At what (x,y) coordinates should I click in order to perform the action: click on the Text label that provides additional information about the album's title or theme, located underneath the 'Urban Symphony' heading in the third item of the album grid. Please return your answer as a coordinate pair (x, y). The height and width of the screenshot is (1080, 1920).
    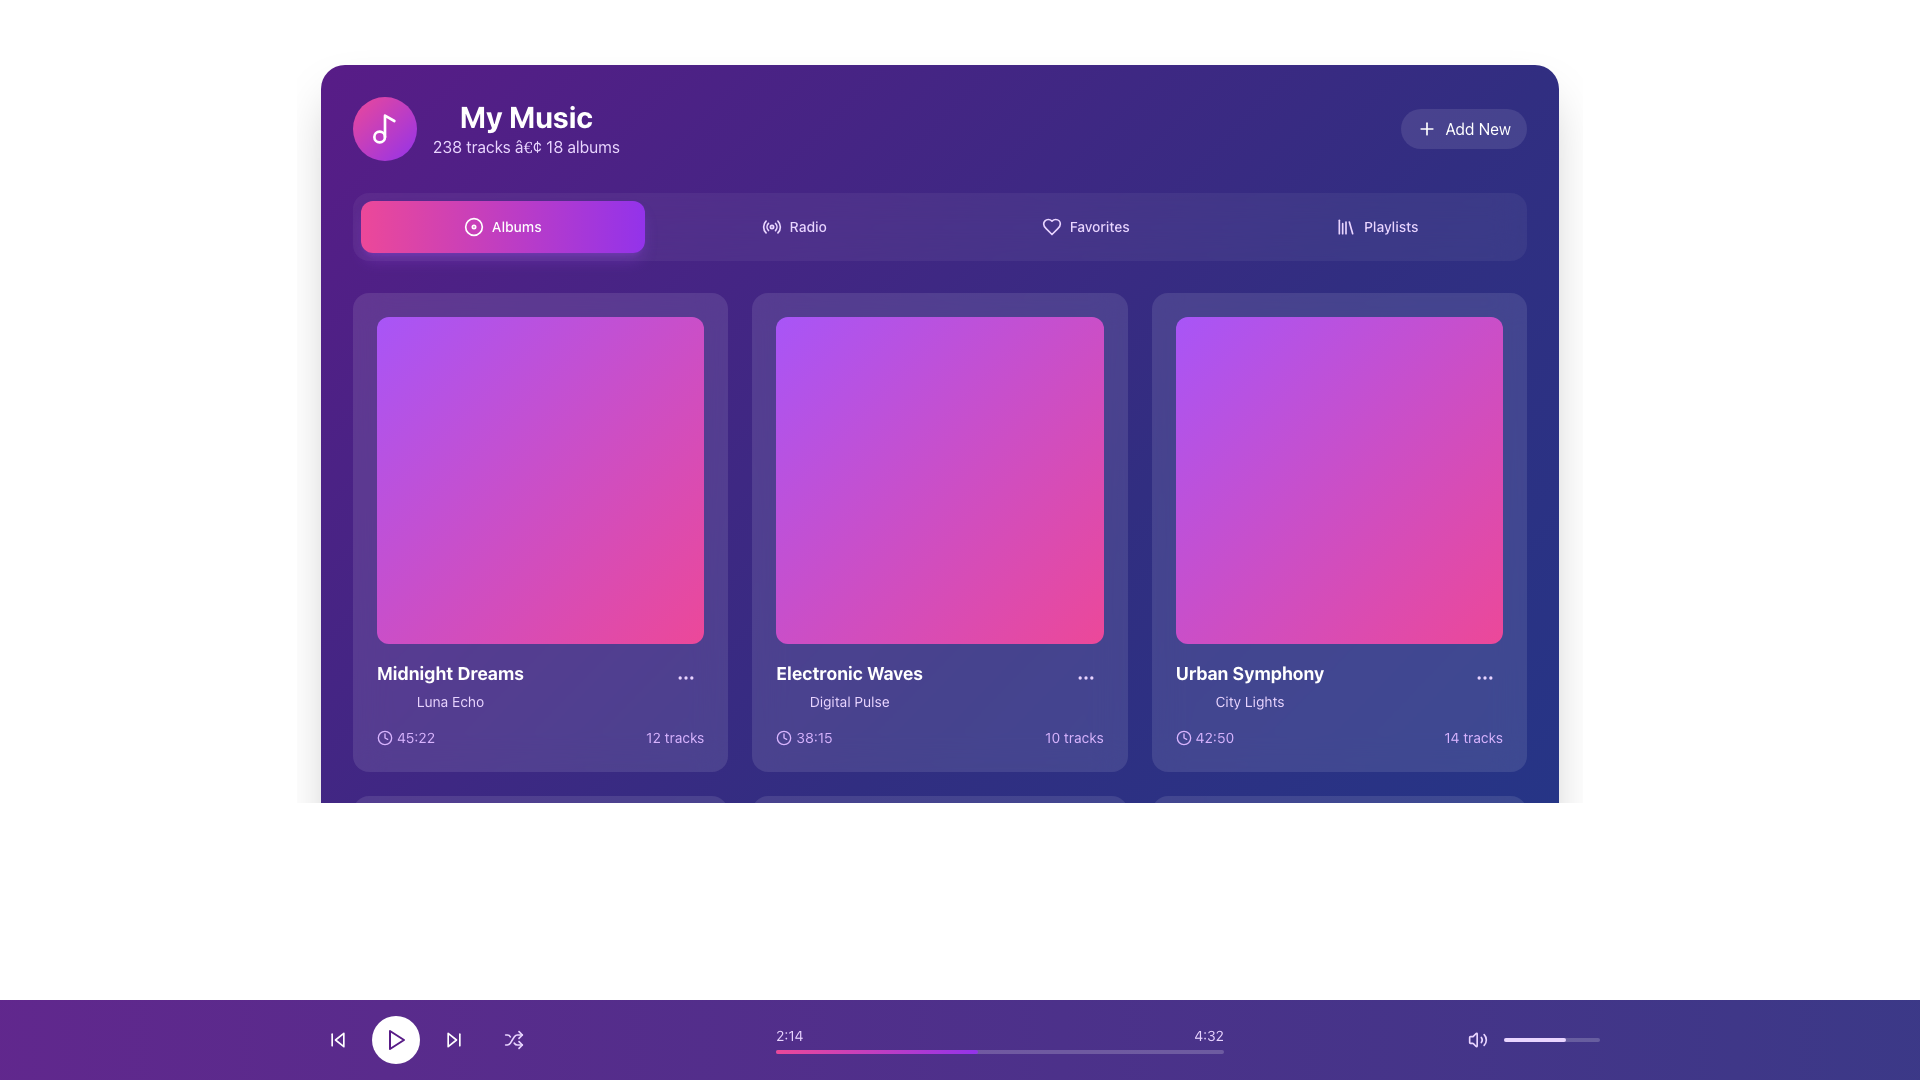
    Looking at the image, I should click on (1248, 701).